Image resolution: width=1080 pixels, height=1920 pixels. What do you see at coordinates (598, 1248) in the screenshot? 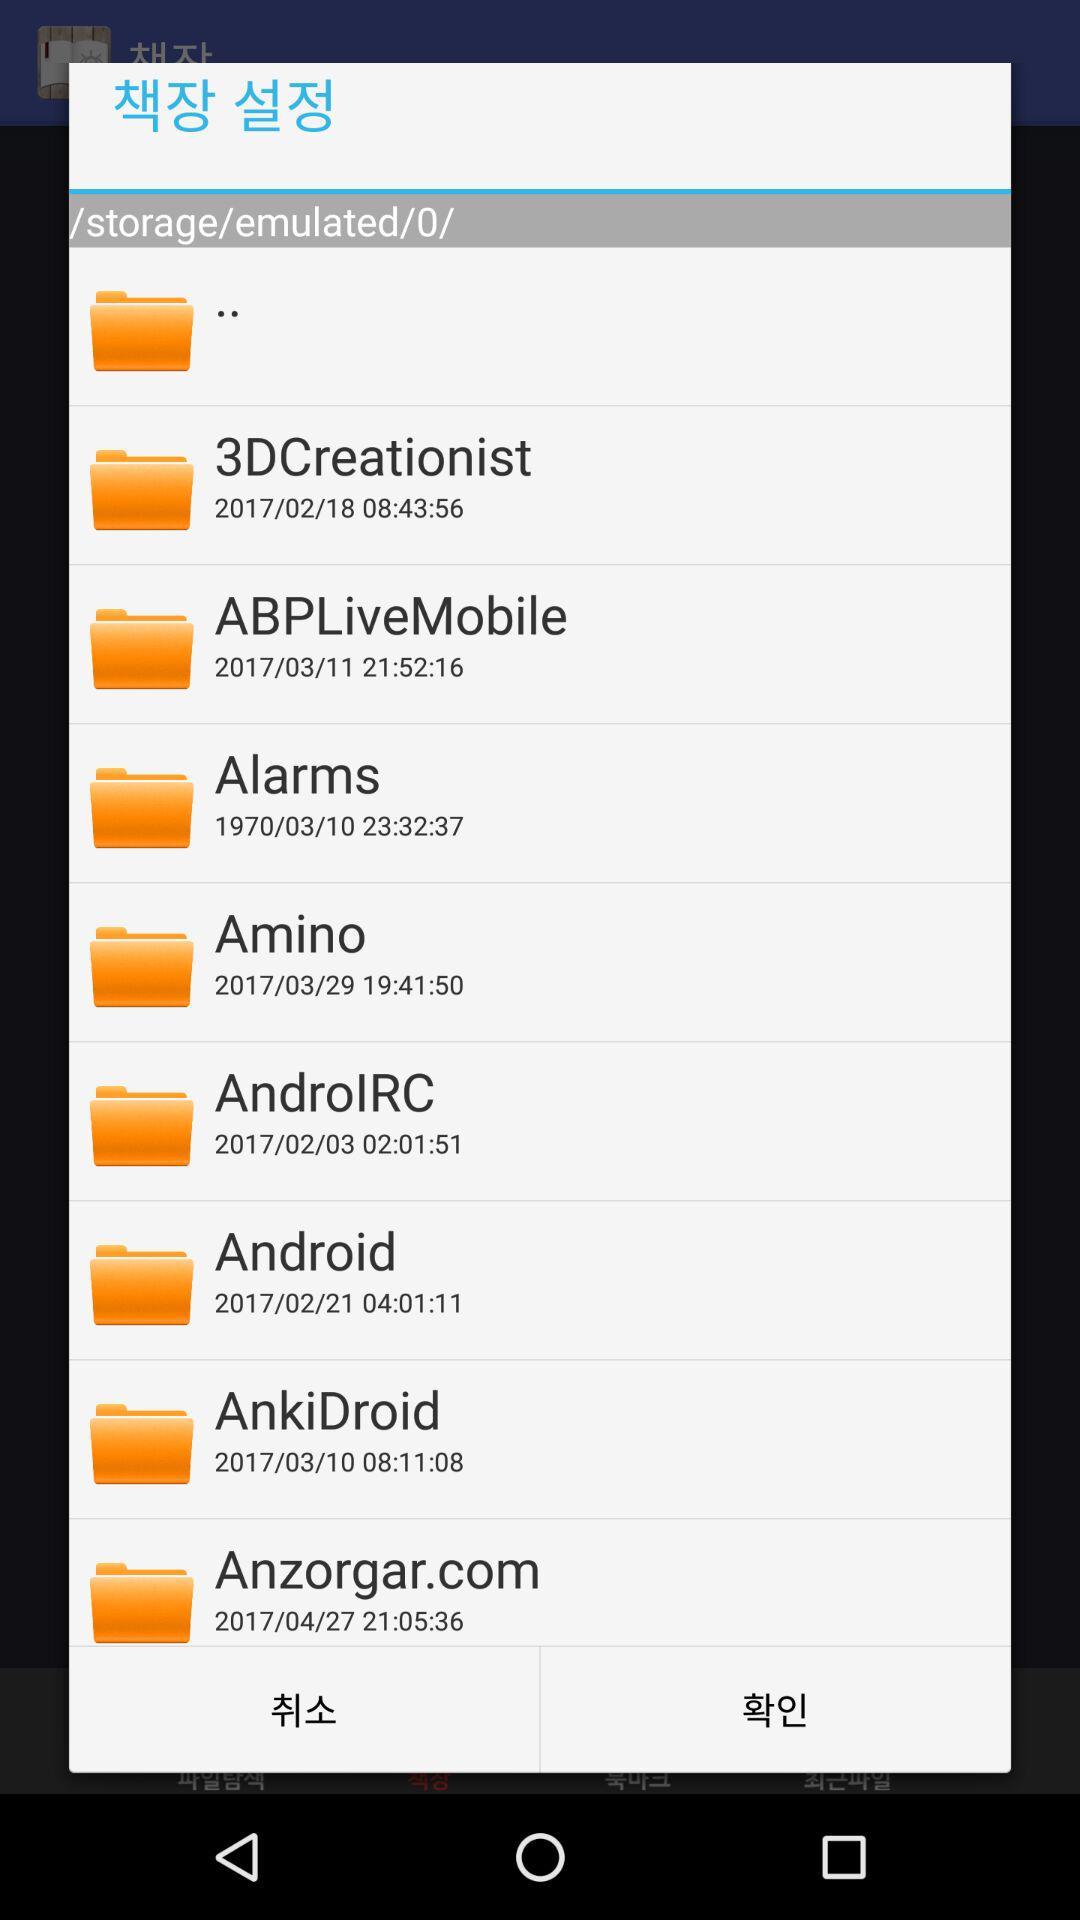
I see `the icon below 2017 02 03 icon` at bounding box center [598, 1248].